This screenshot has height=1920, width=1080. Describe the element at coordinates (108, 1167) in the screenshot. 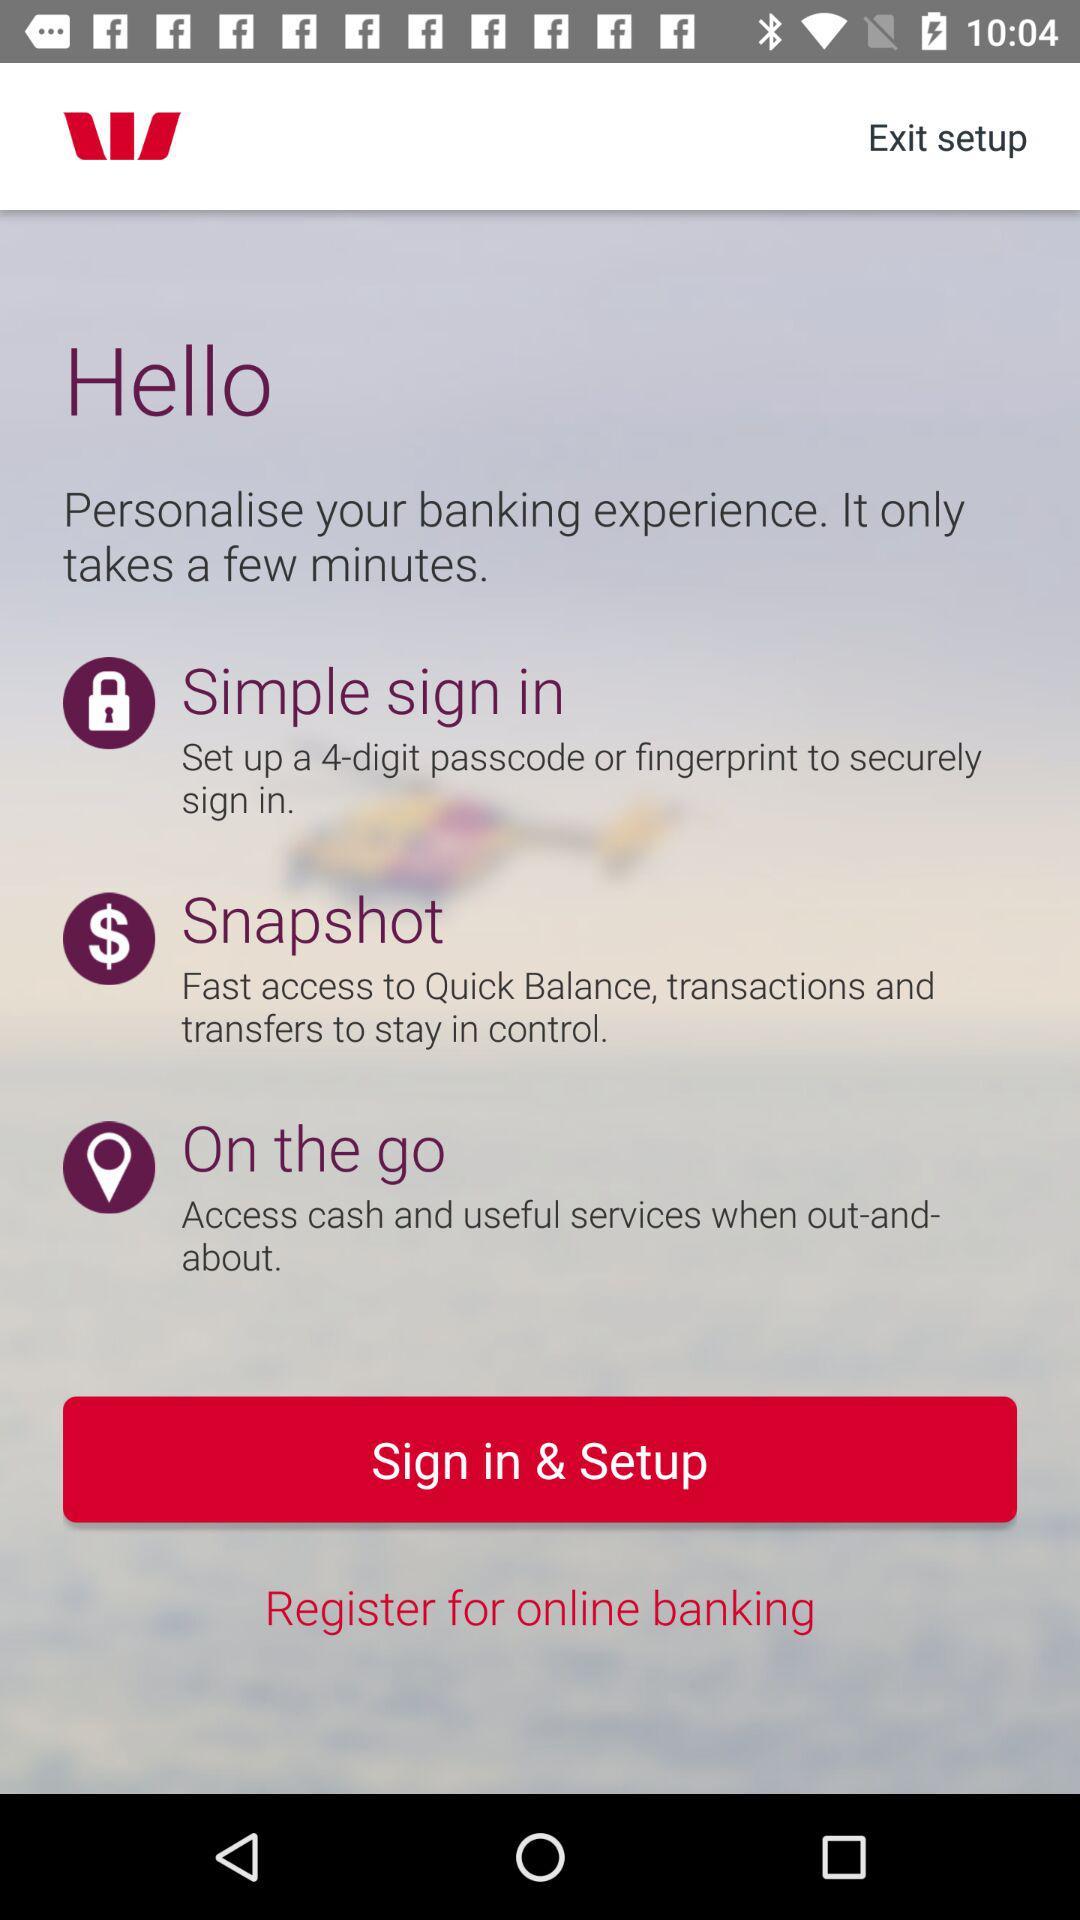

I see `the location icon below snapshot` at that location.